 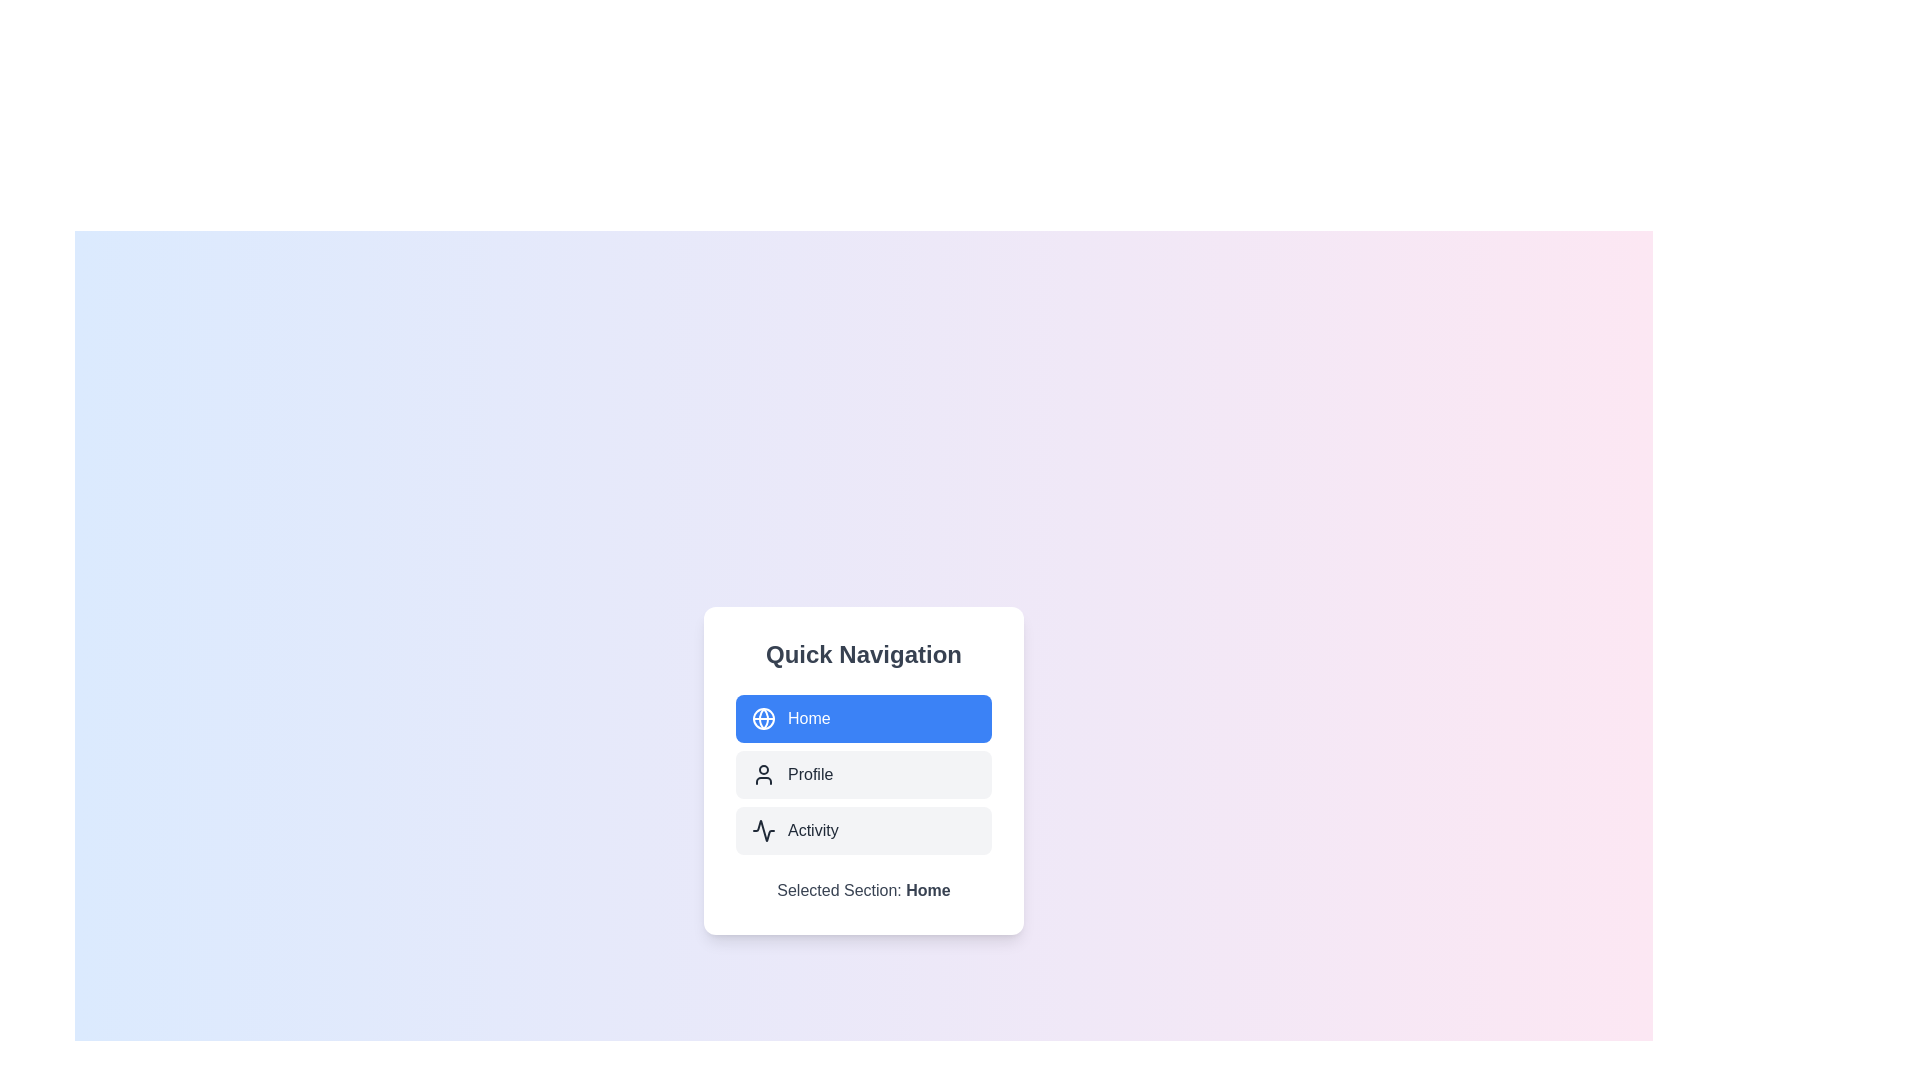 I want to click on the 'Profile' label in the 'Quick Navigation' section of the vertical navigation menu, positioned between 'Home' and 'Activity', so click(x=810, y=774).